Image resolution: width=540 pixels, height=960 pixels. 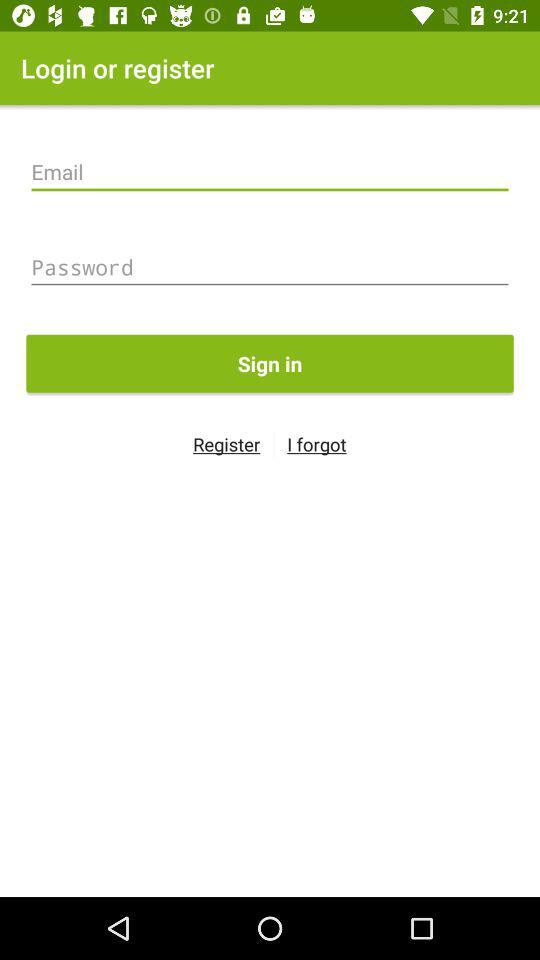 I want to click on the sign in icon, so click(x=270, y=362).